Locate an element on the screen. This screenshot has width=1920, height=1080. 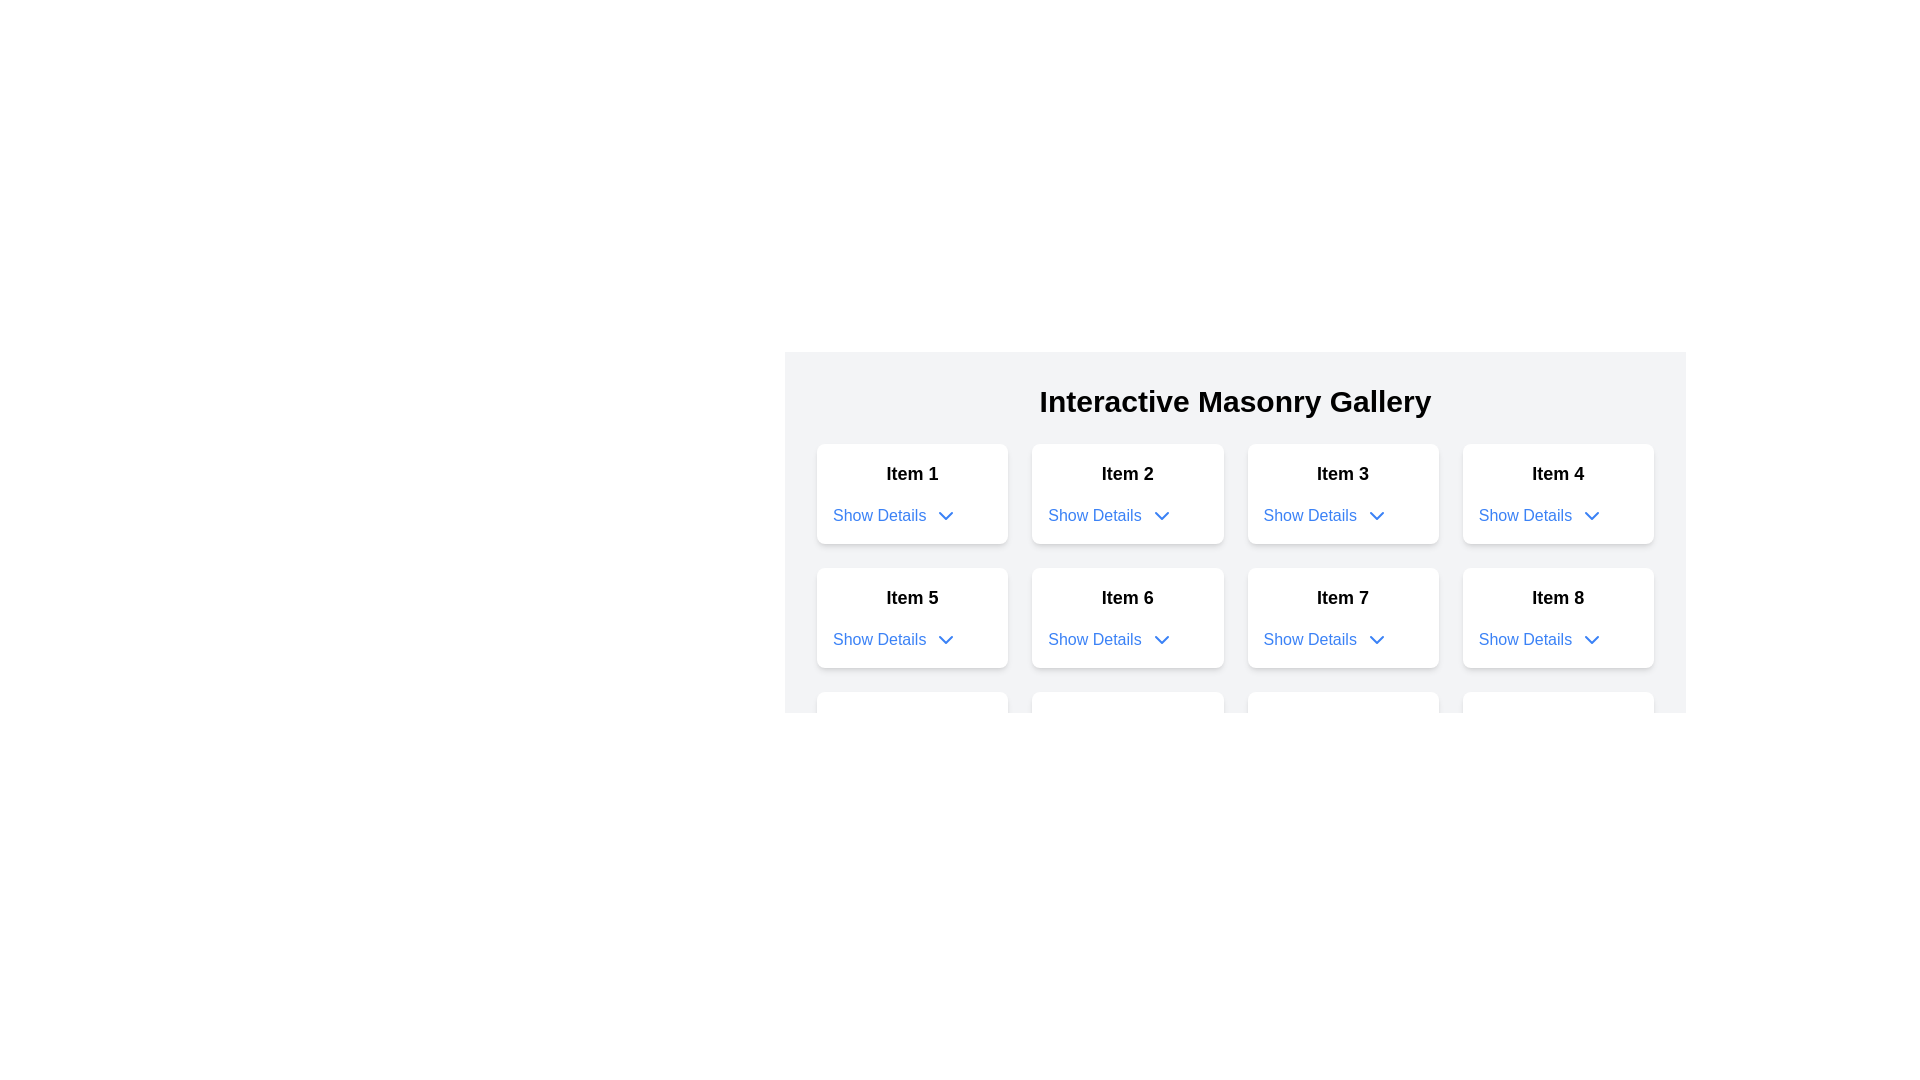
the blue text link labeled 'Show Details' located under 'Item 1' in the upper-left corner of the grid is located at coordinates (879, 515).